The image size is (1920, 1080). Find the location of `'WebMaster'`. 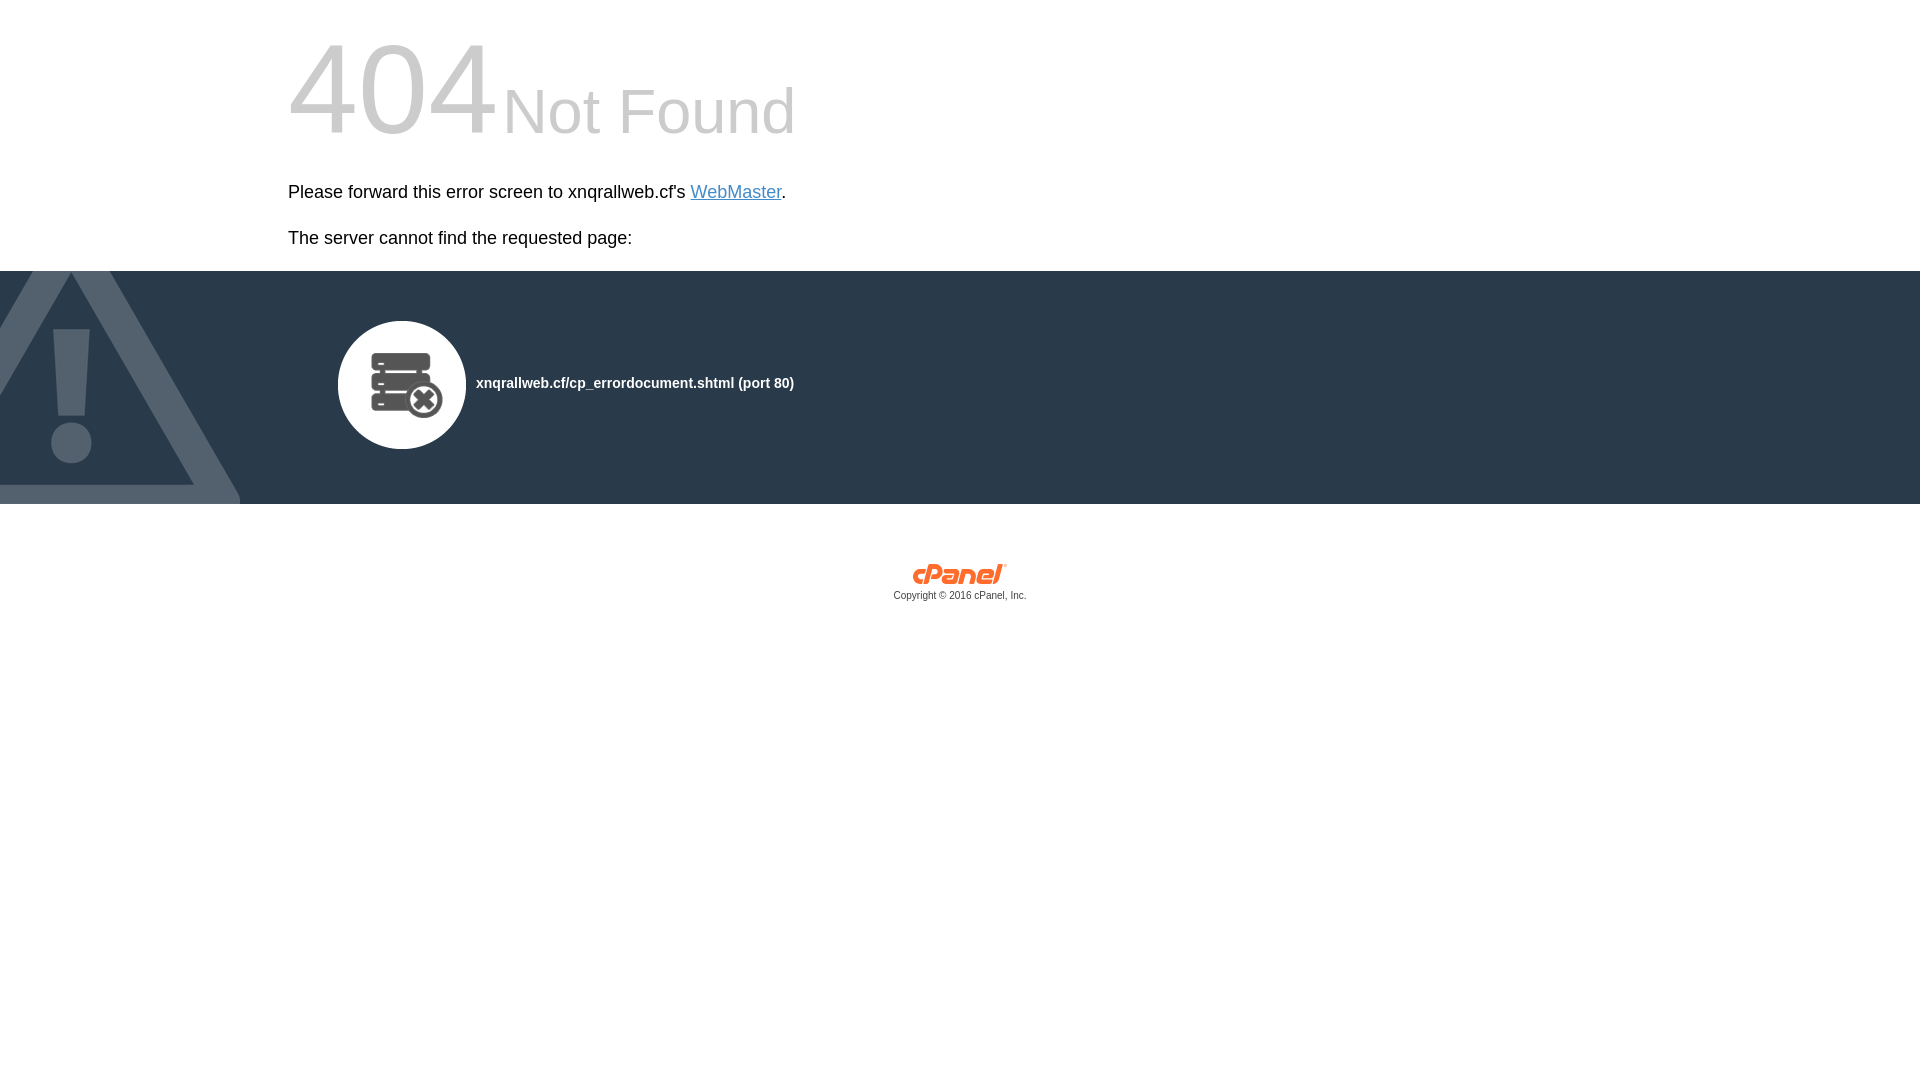

'WebMaster' is located at coordinates (735, 192).